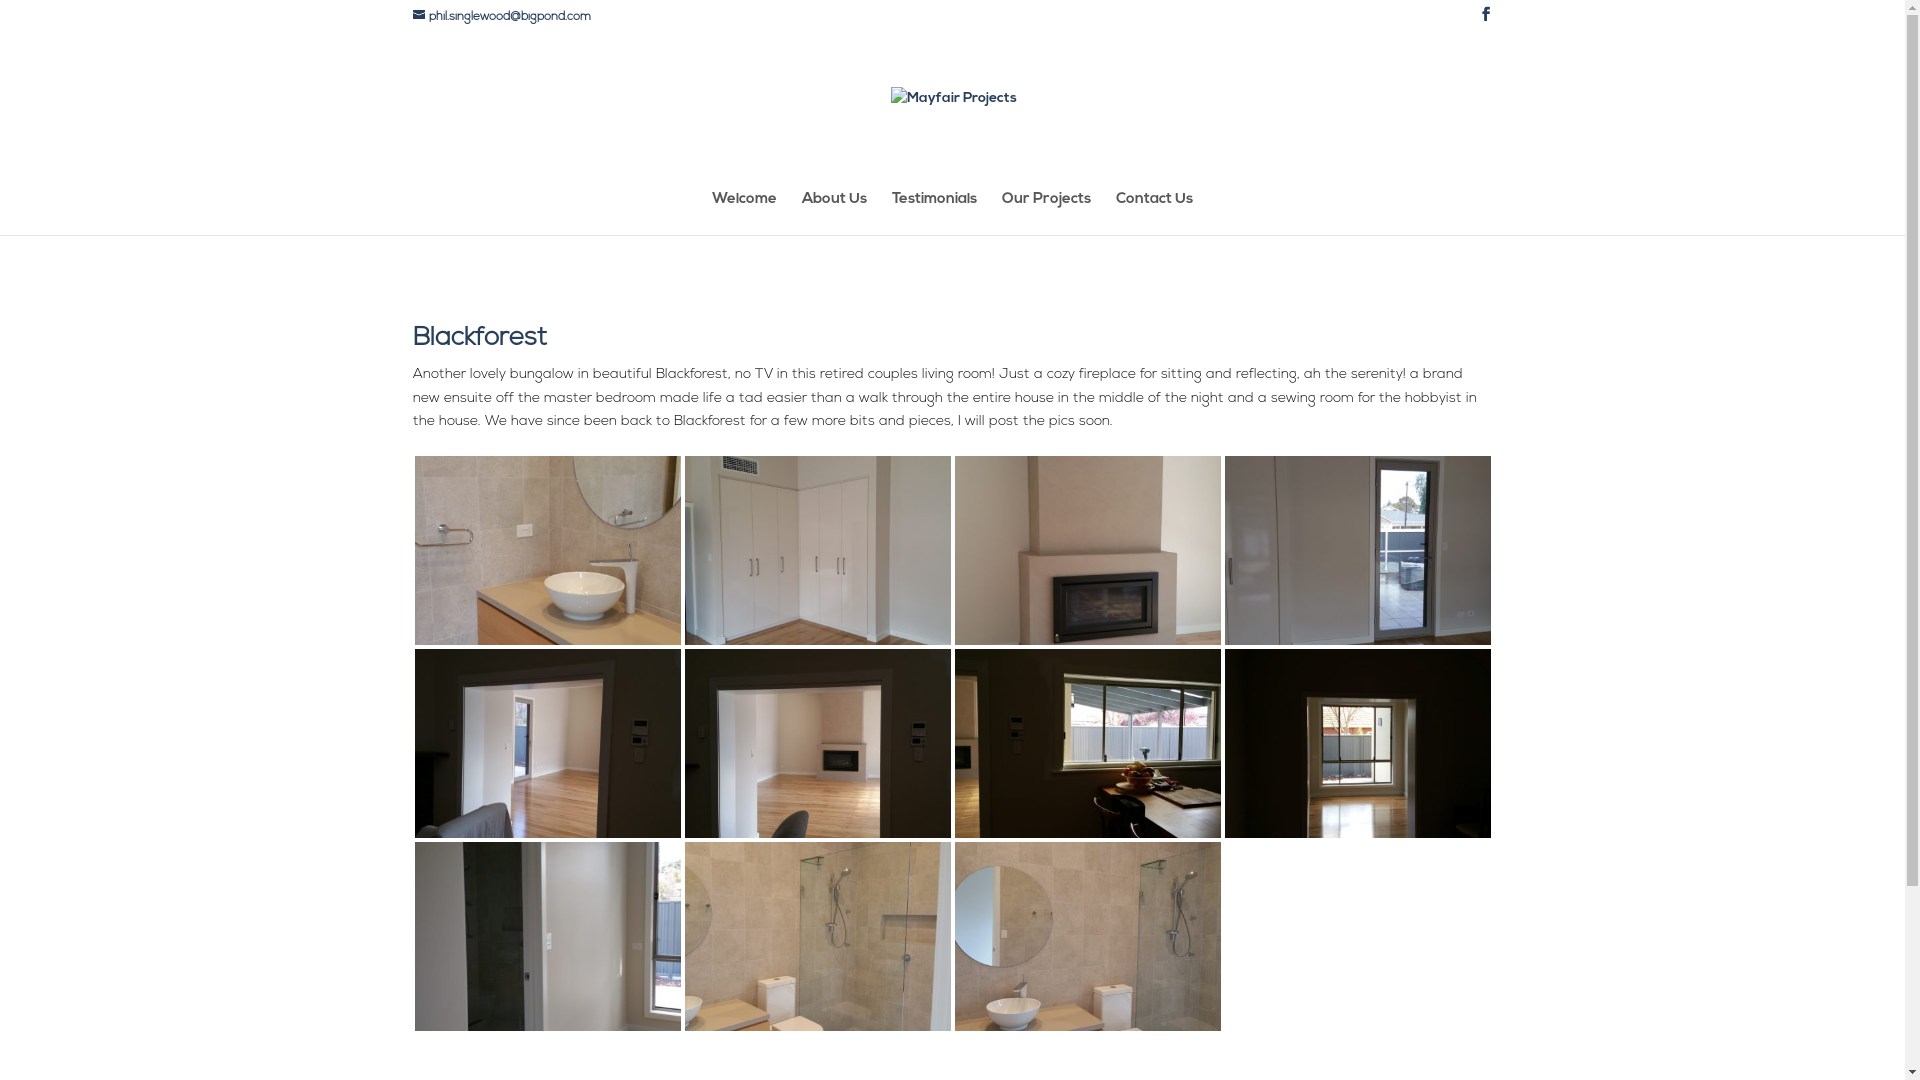 This screenshot has width=1920, height=1080. What do you see at coordinates (1154, 213) in the screenshot?
I see `'Contact Us'` at bounding box center [1154, 213].